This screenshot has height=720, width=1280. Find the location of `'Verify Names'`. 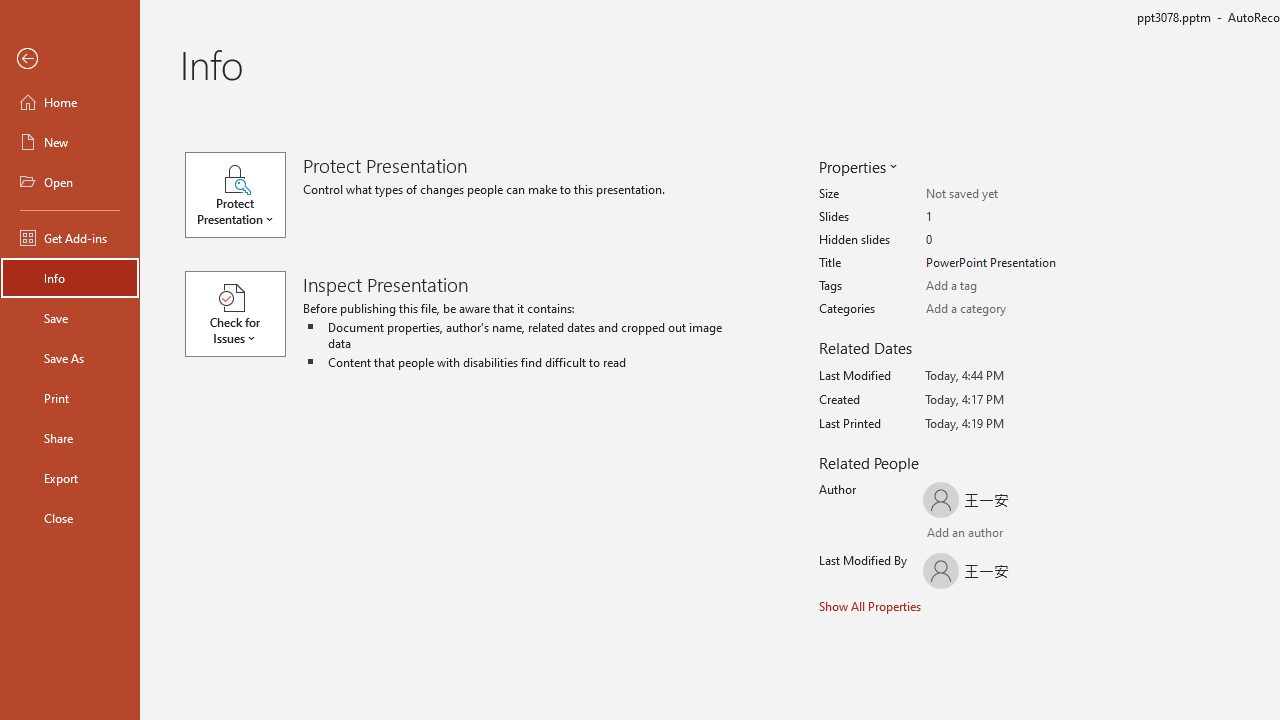

'Verify Names' is located at coordinates (984, 533).